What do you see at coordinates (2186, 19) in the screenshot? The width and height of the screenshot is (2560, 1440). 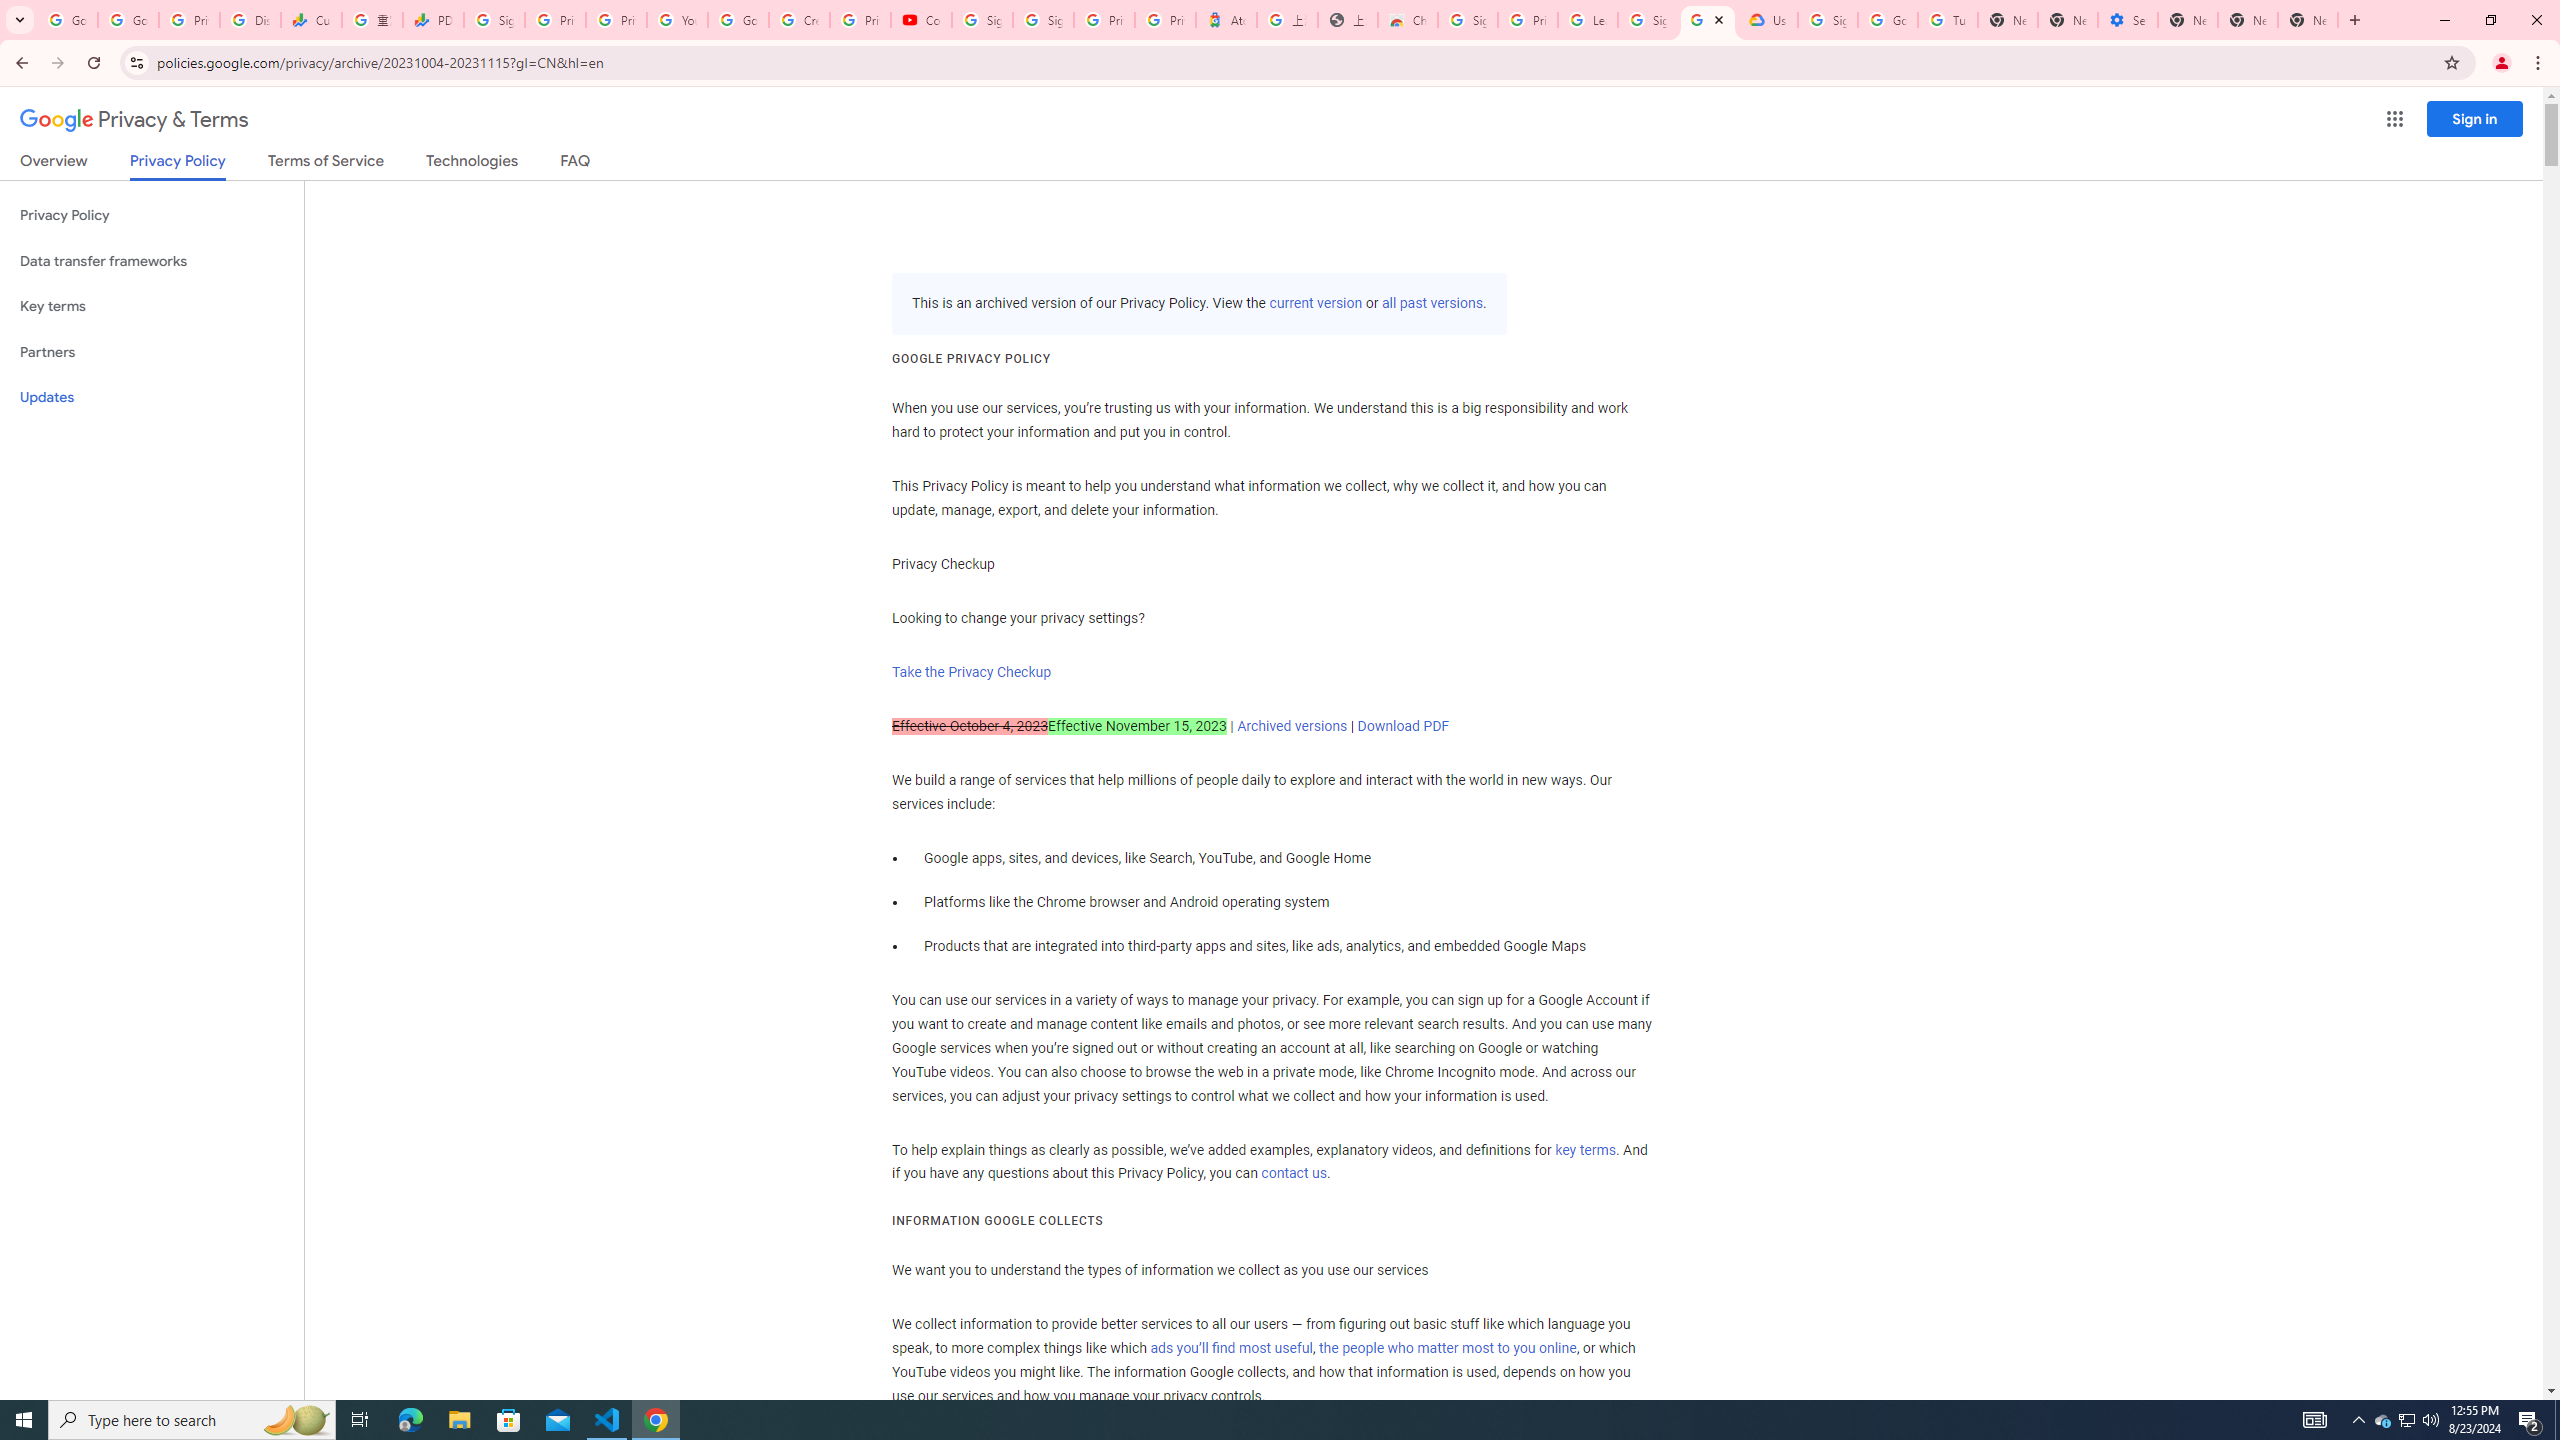 I see `'New Tab'` at bounding box center [2186, 19].